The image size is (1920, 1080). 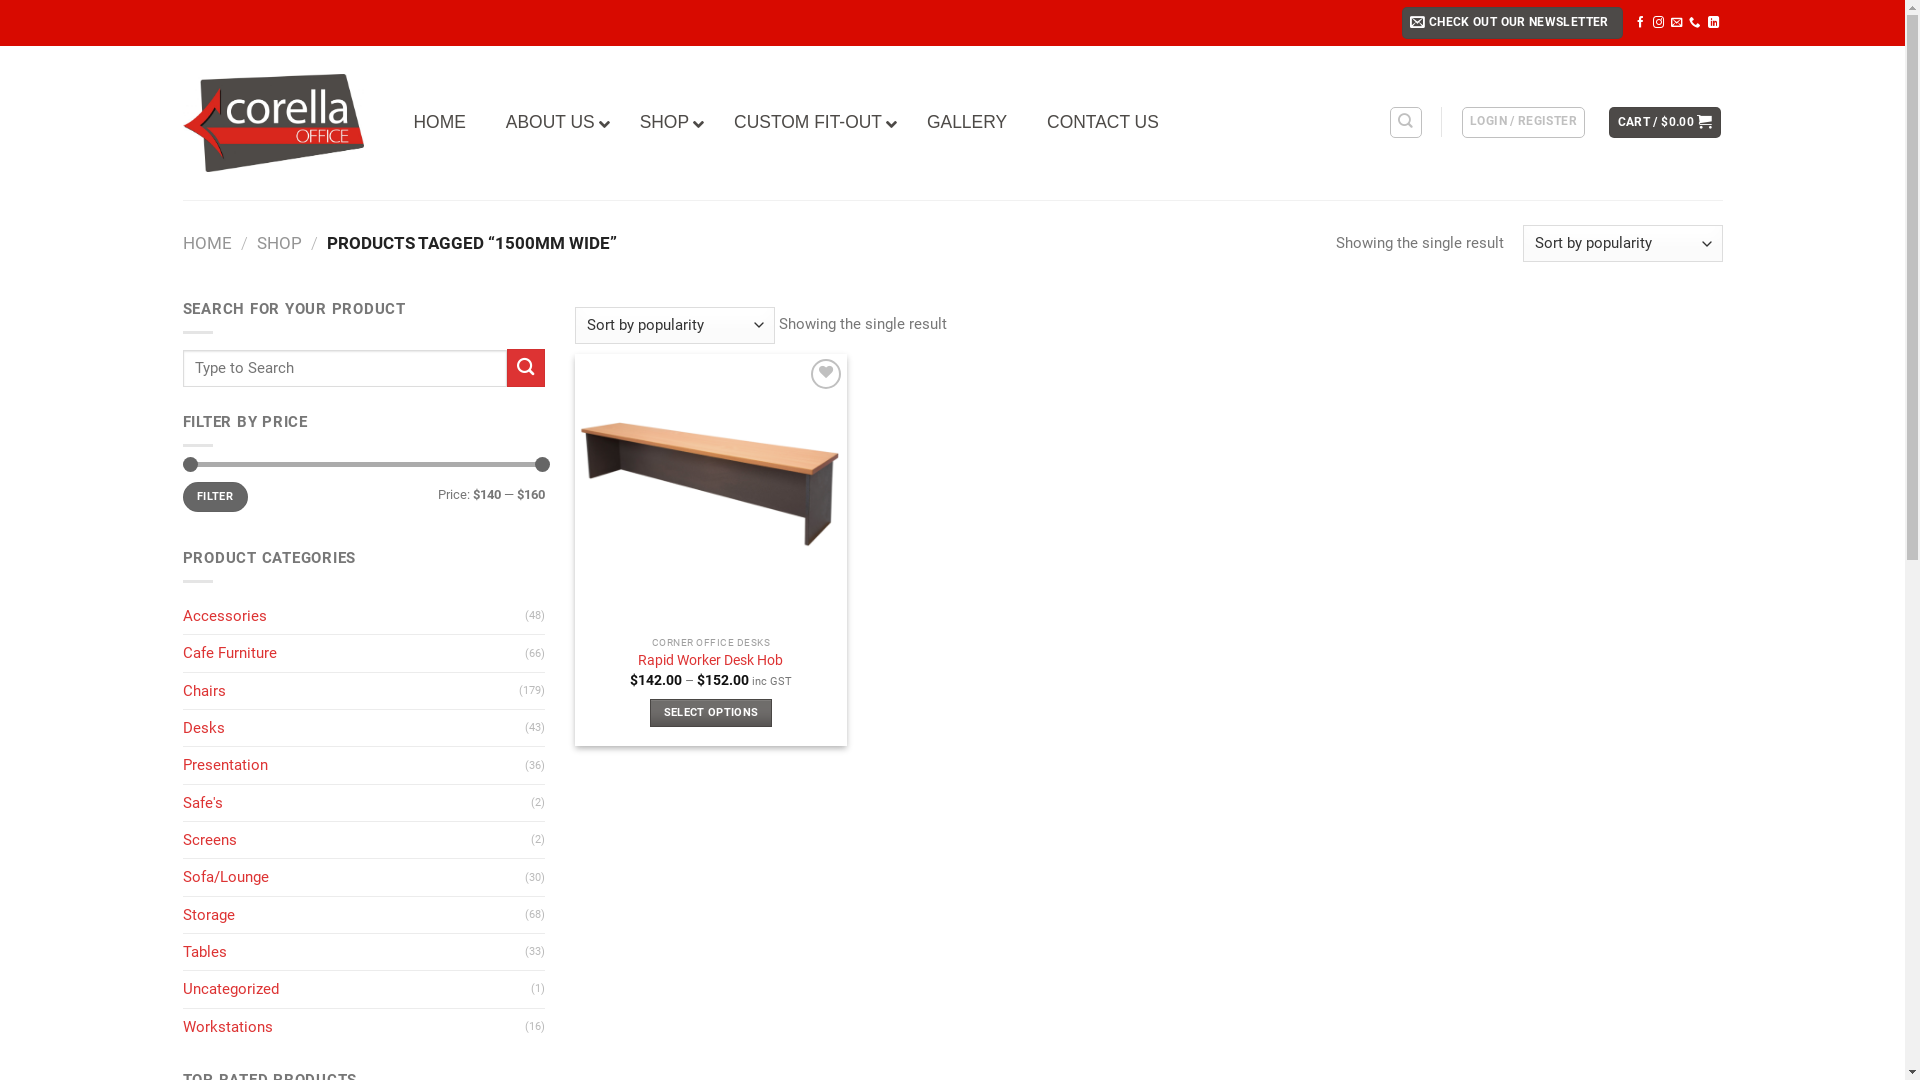 What do you see at coordinates (1640, 23) in the screenshot?
I see `'Follow on Facebook'` at bounding box center [1640, 23].